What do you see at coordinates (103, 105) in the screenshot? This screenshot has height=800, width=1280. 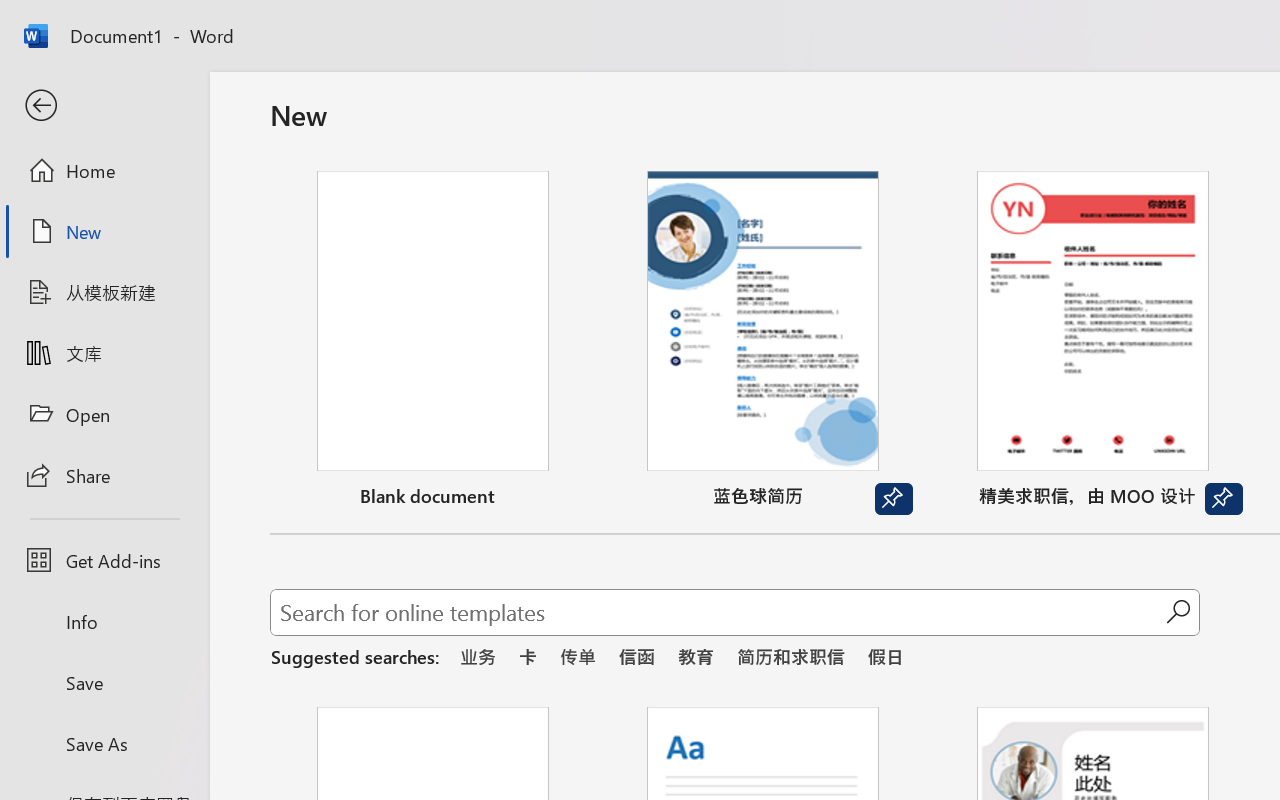 I see `'Back'` at bounding box center [103, 105].